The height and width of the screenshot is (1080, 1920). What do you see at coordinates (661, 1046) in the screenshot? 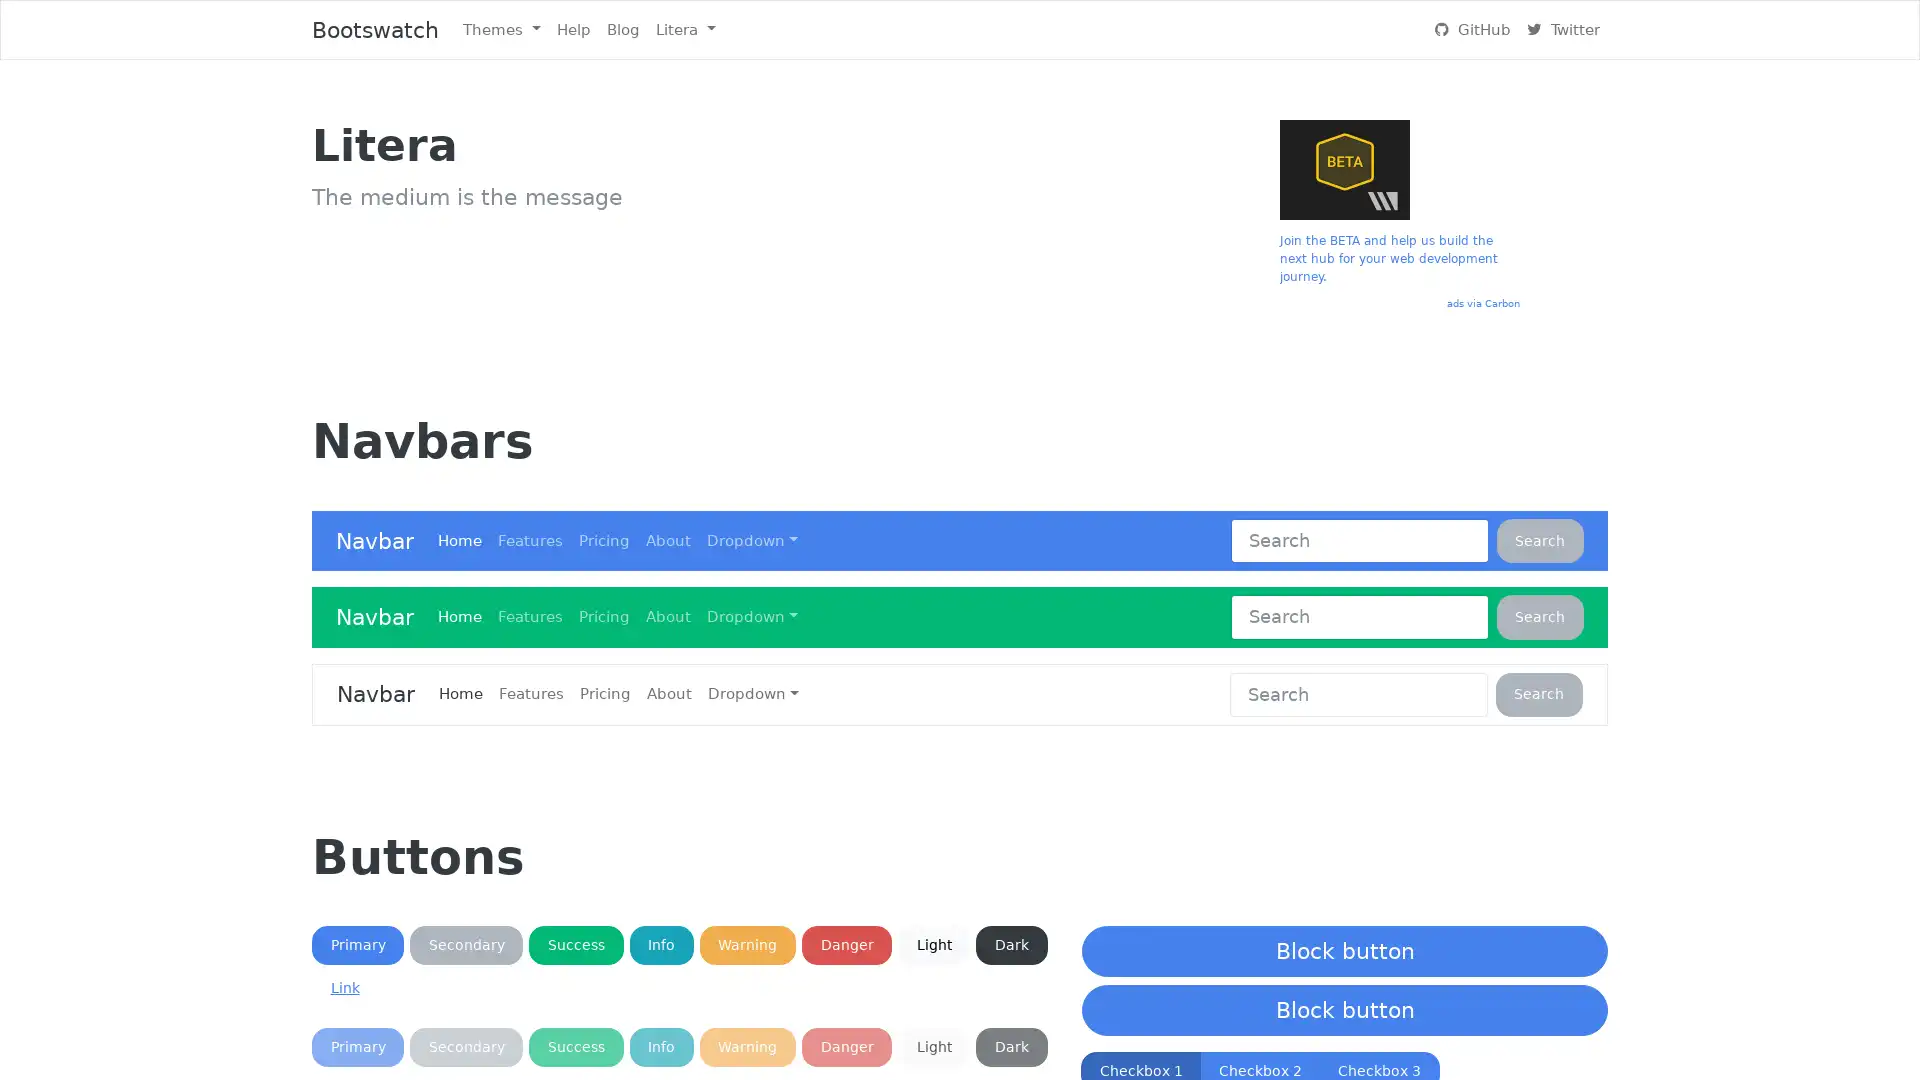
I see `Info` at bounding box center [661, 1046].